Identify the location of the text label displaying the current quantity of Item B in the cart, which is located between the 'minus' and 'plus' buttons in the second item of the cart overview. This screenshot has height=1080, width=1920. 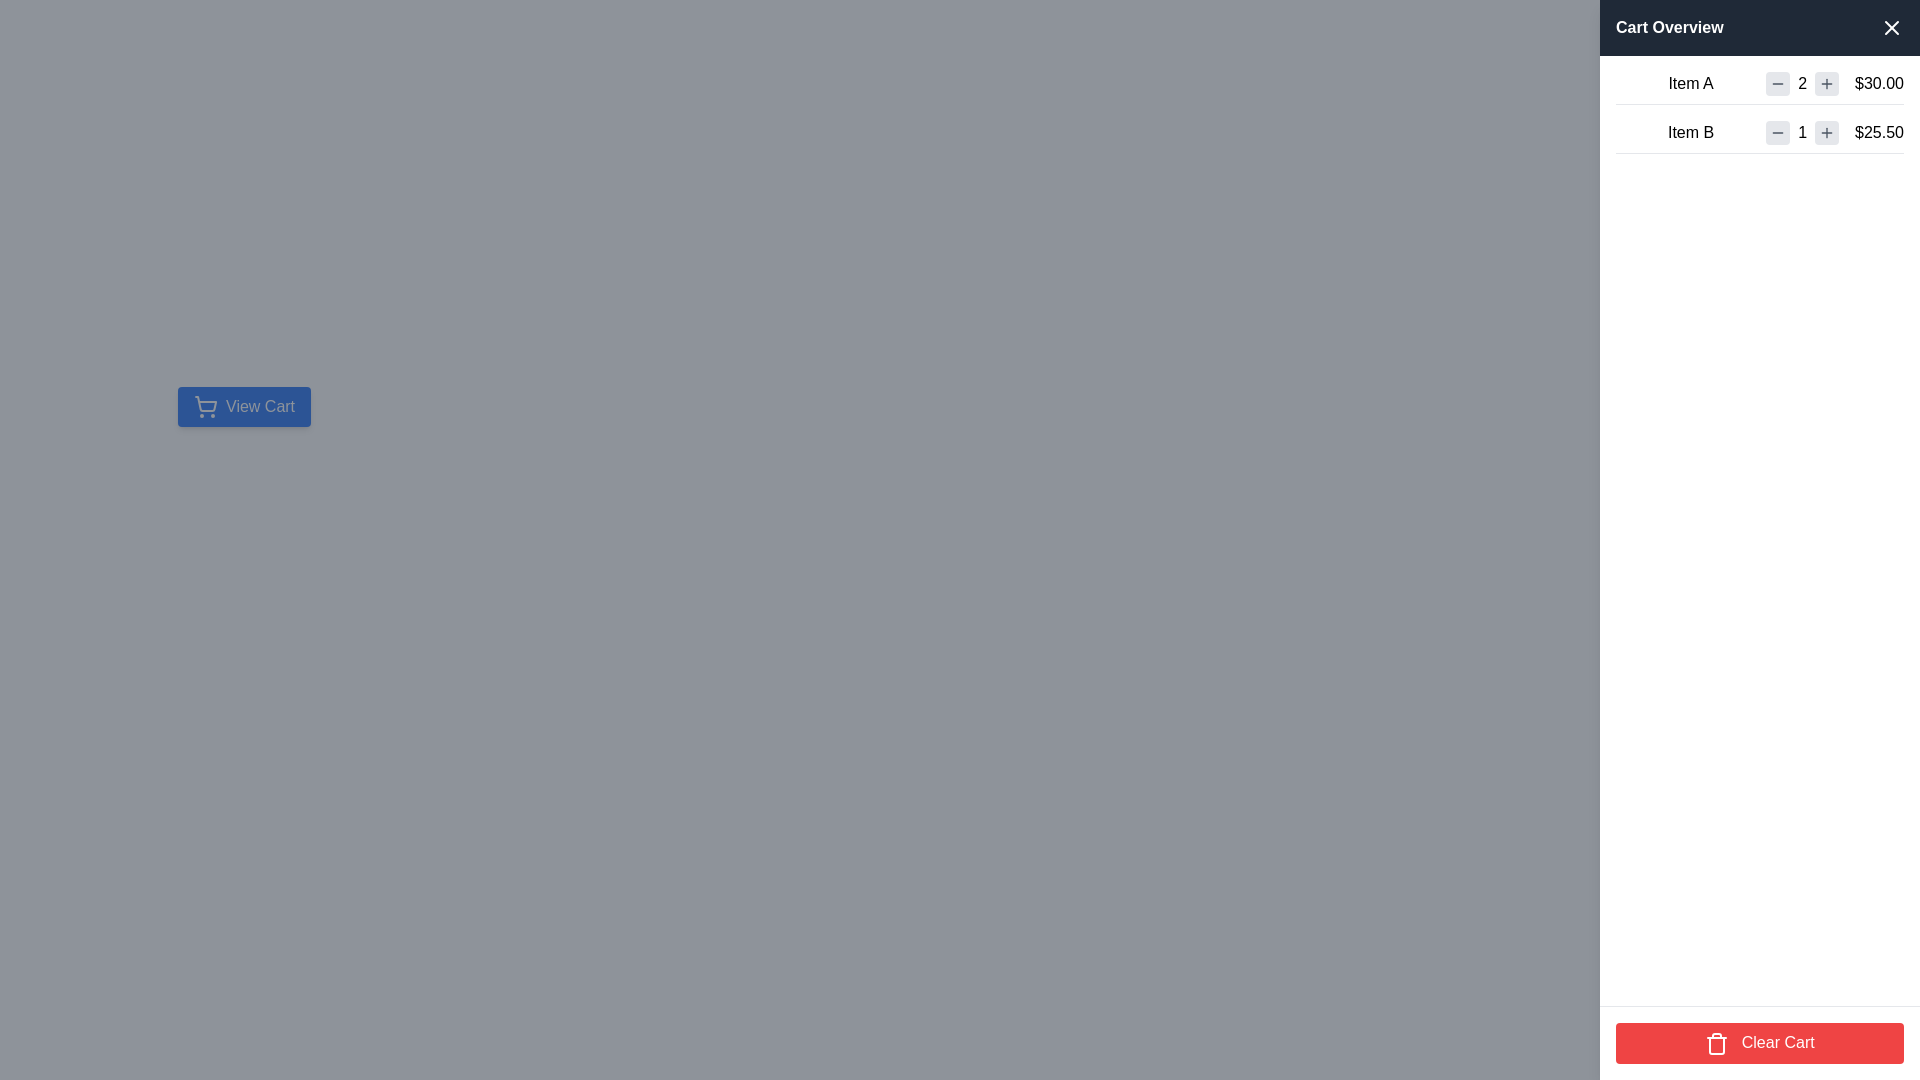
(1802, 132).